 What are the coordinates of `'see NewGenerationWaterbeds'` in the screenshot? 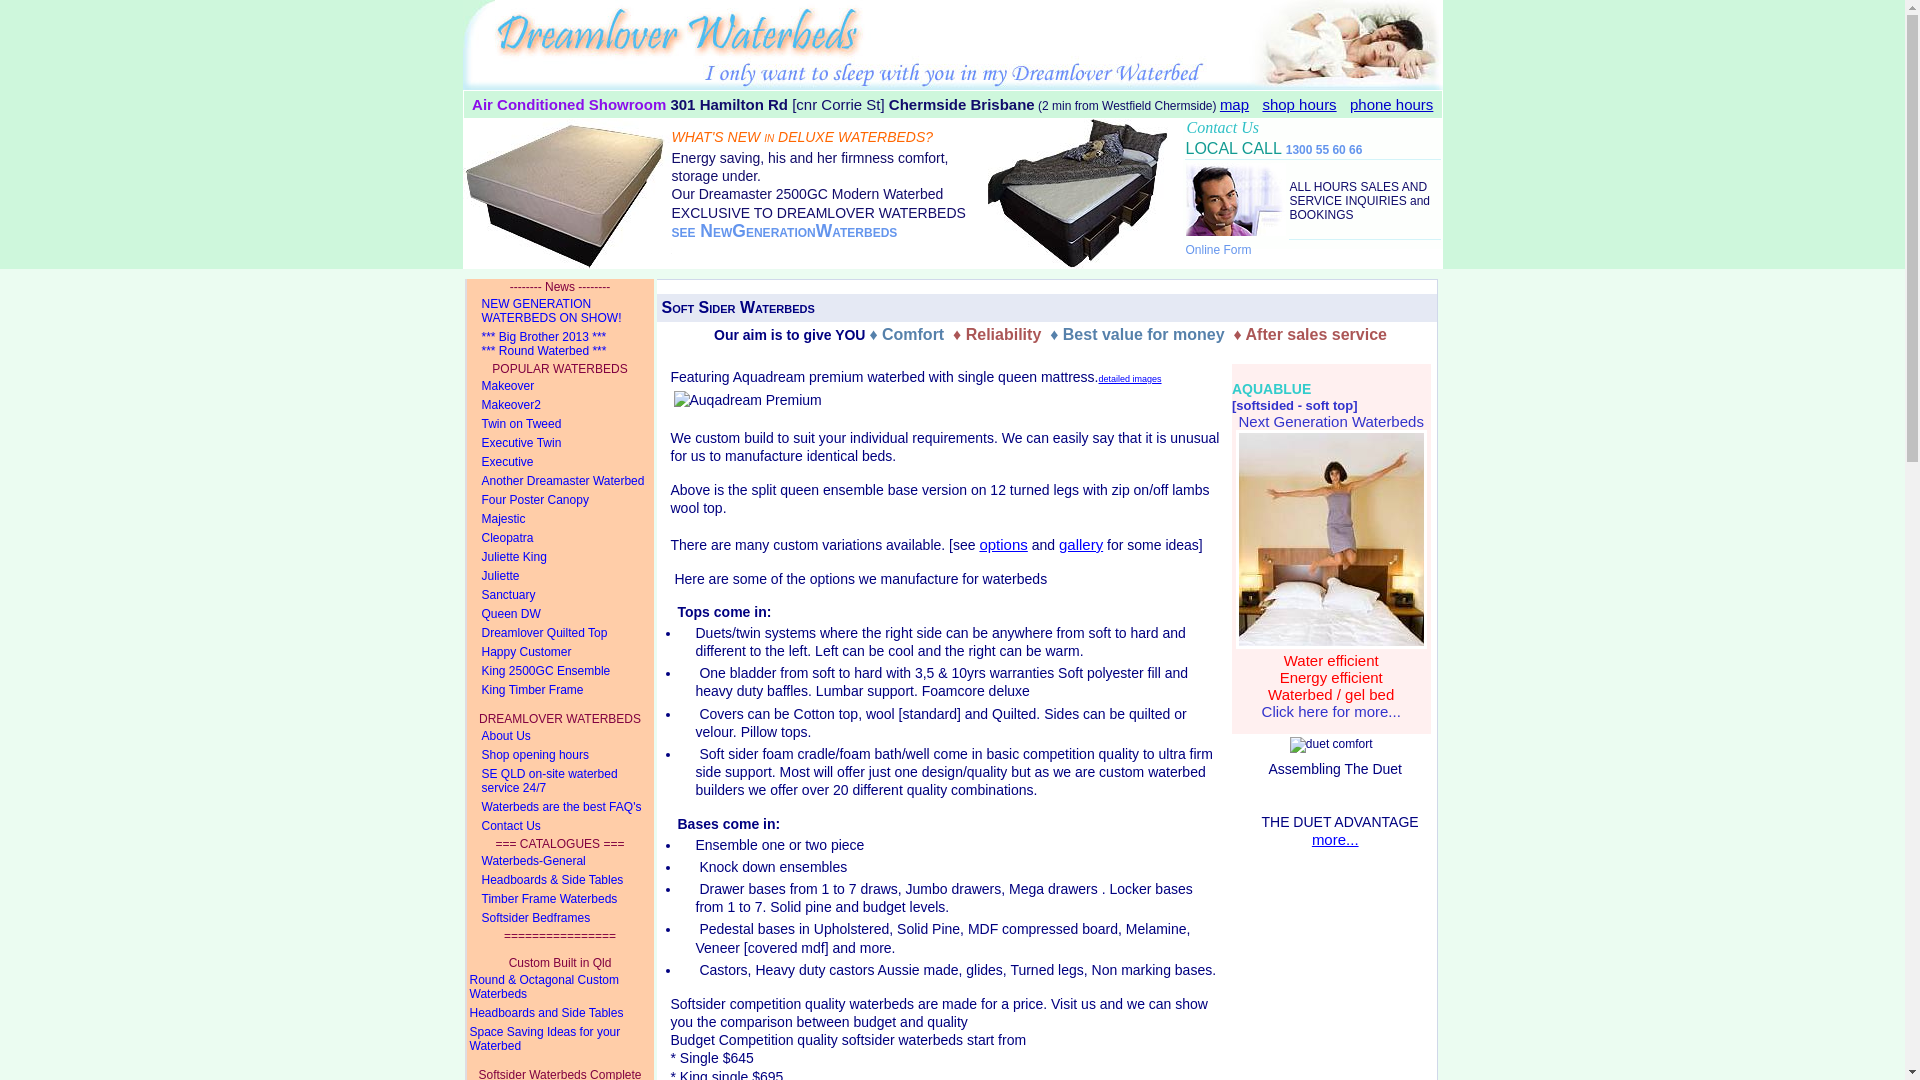 It's located at (784, 230).